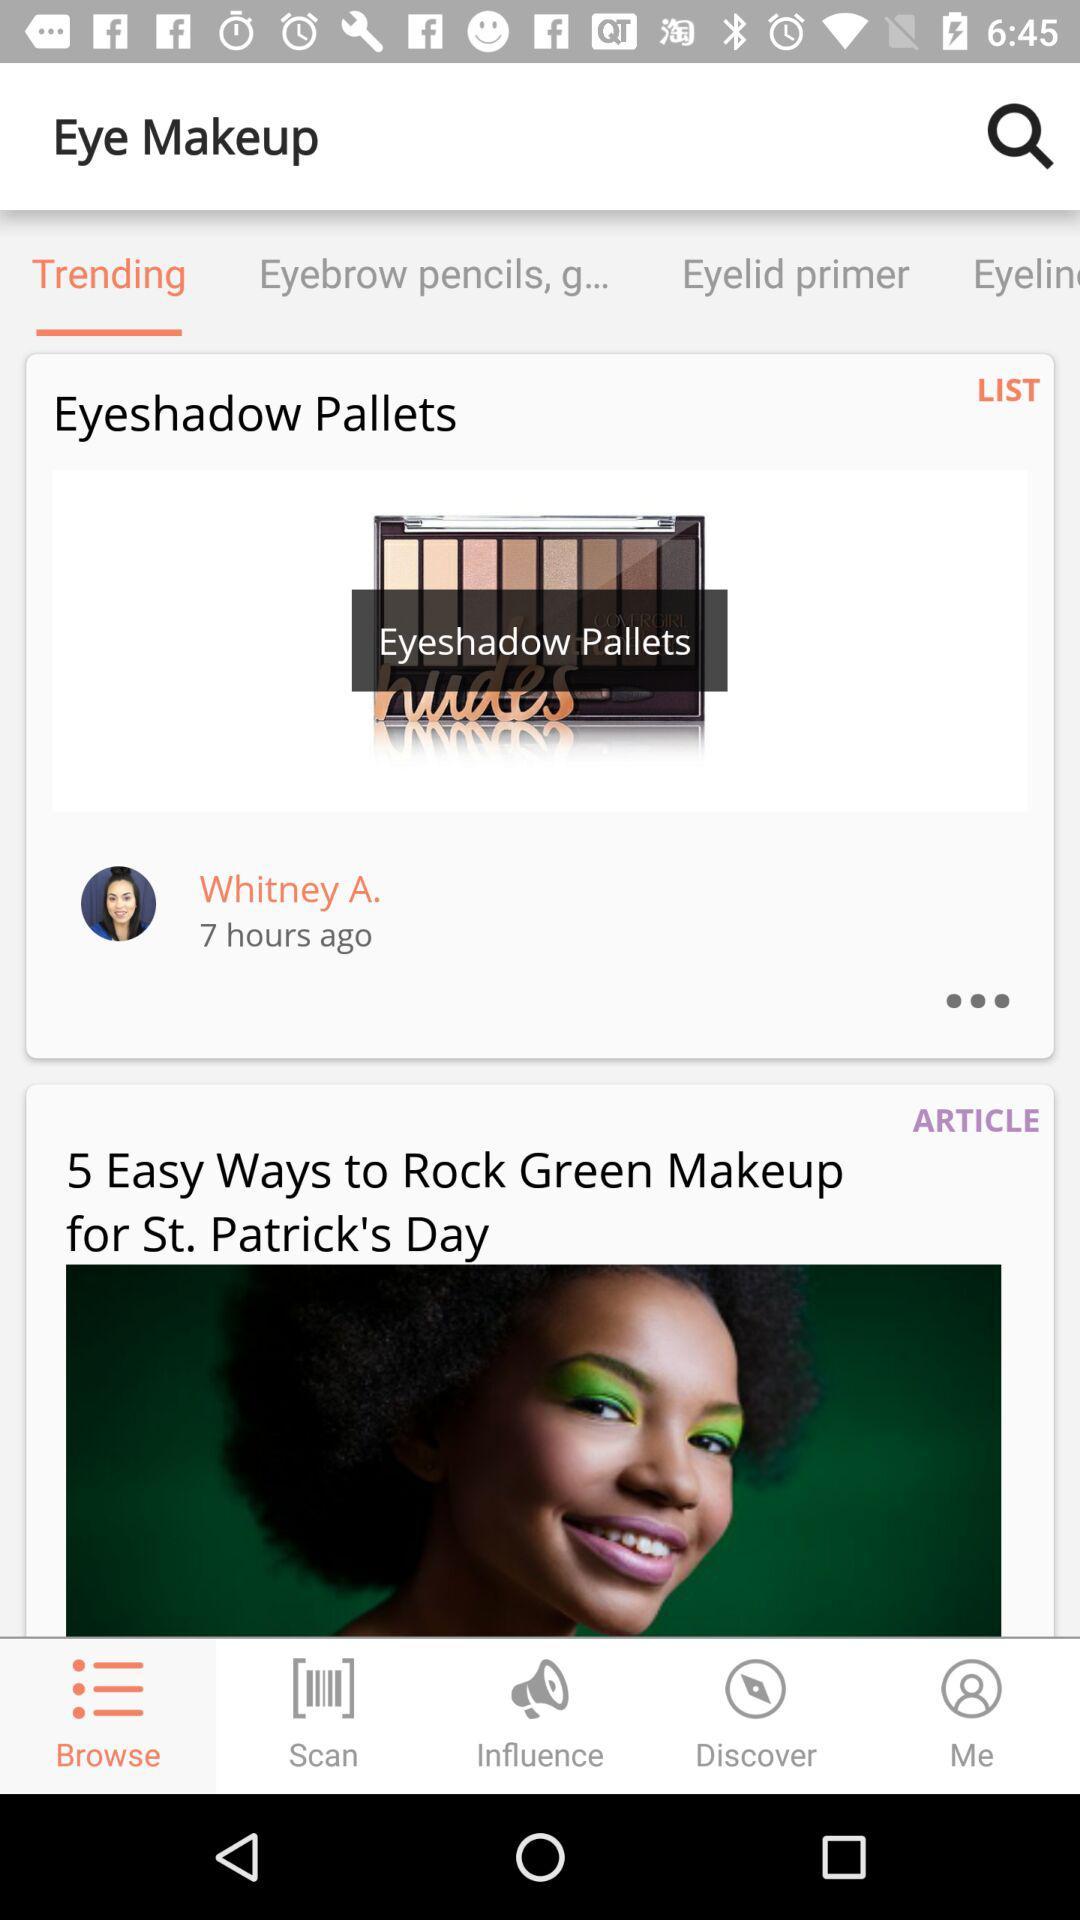 The height and width of the screenshot is (1920, 1080). Describe the element at coordinates (1008, 389) in the screenshot. I see `icon to the right of the eyeshadow pallets  item` at that location.